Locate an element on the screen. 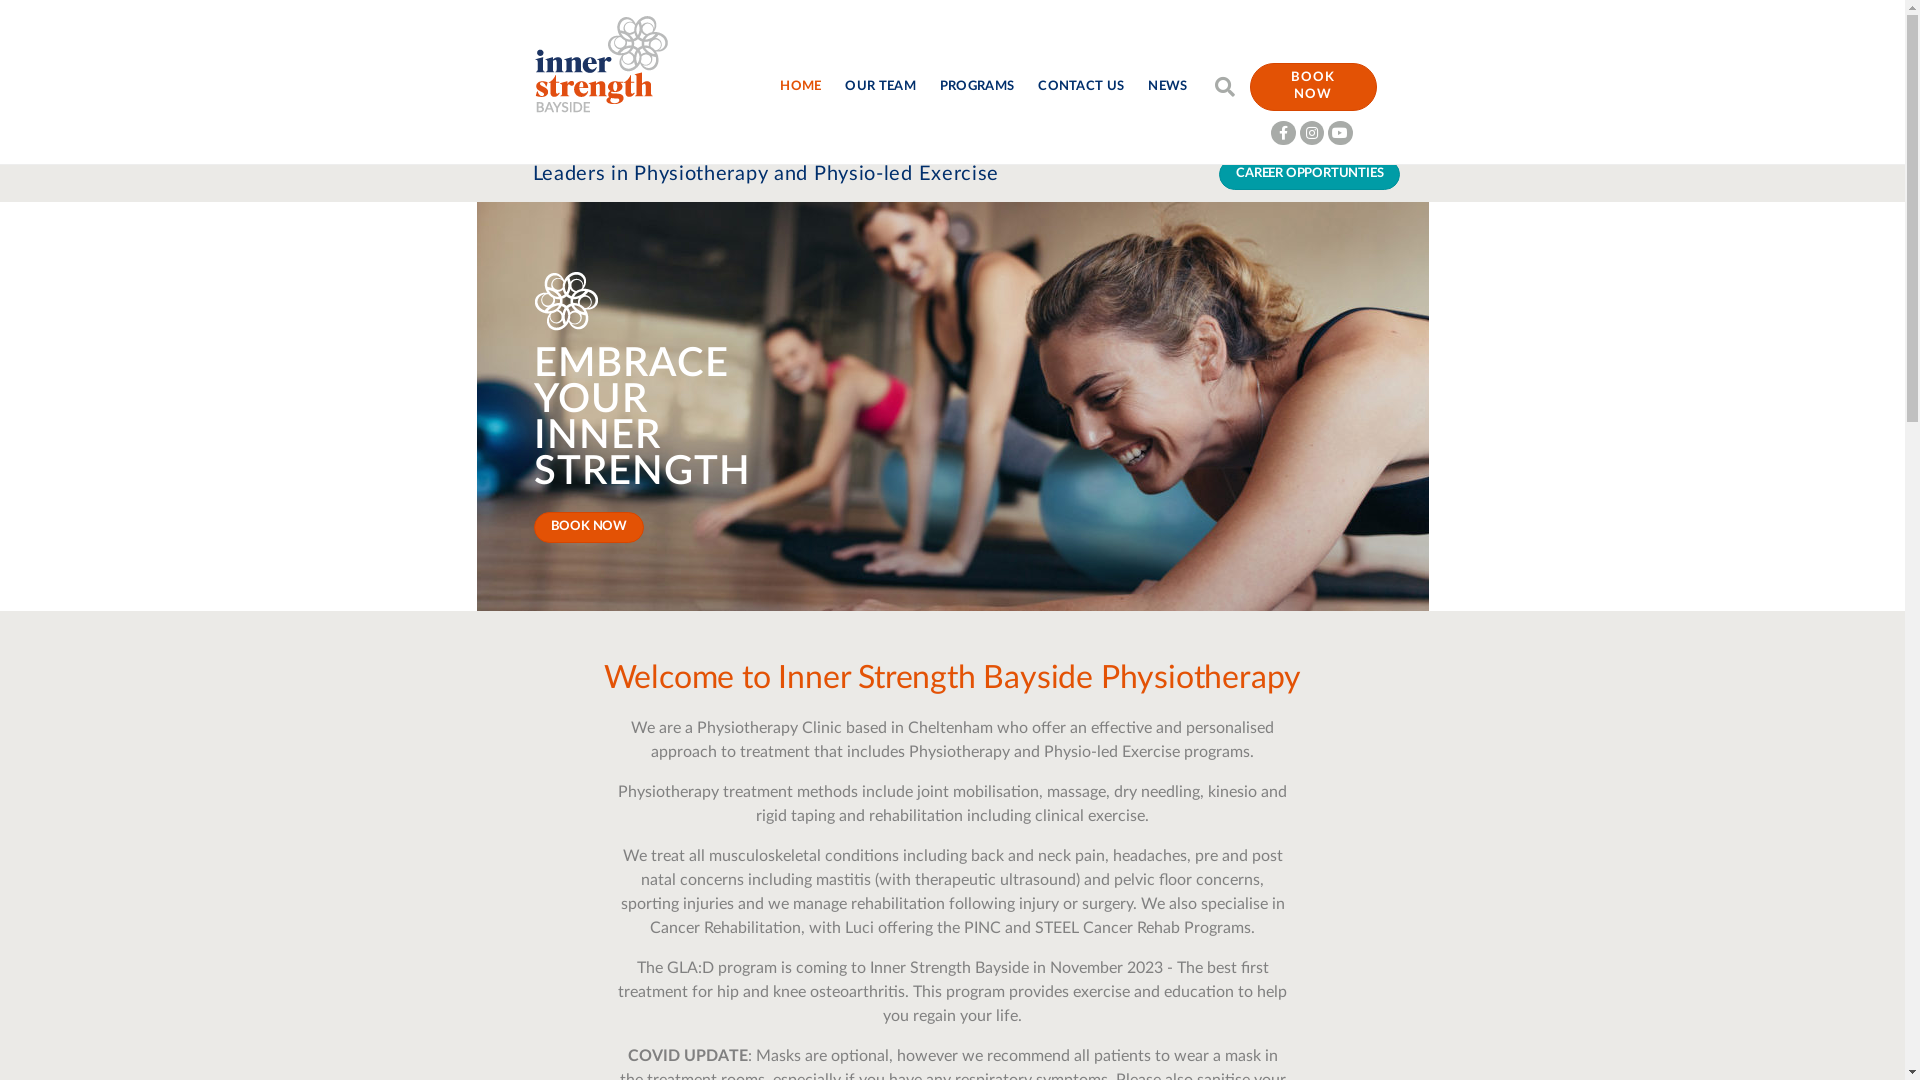  'BOOK NOW' is located at coordinates (1313, 86).